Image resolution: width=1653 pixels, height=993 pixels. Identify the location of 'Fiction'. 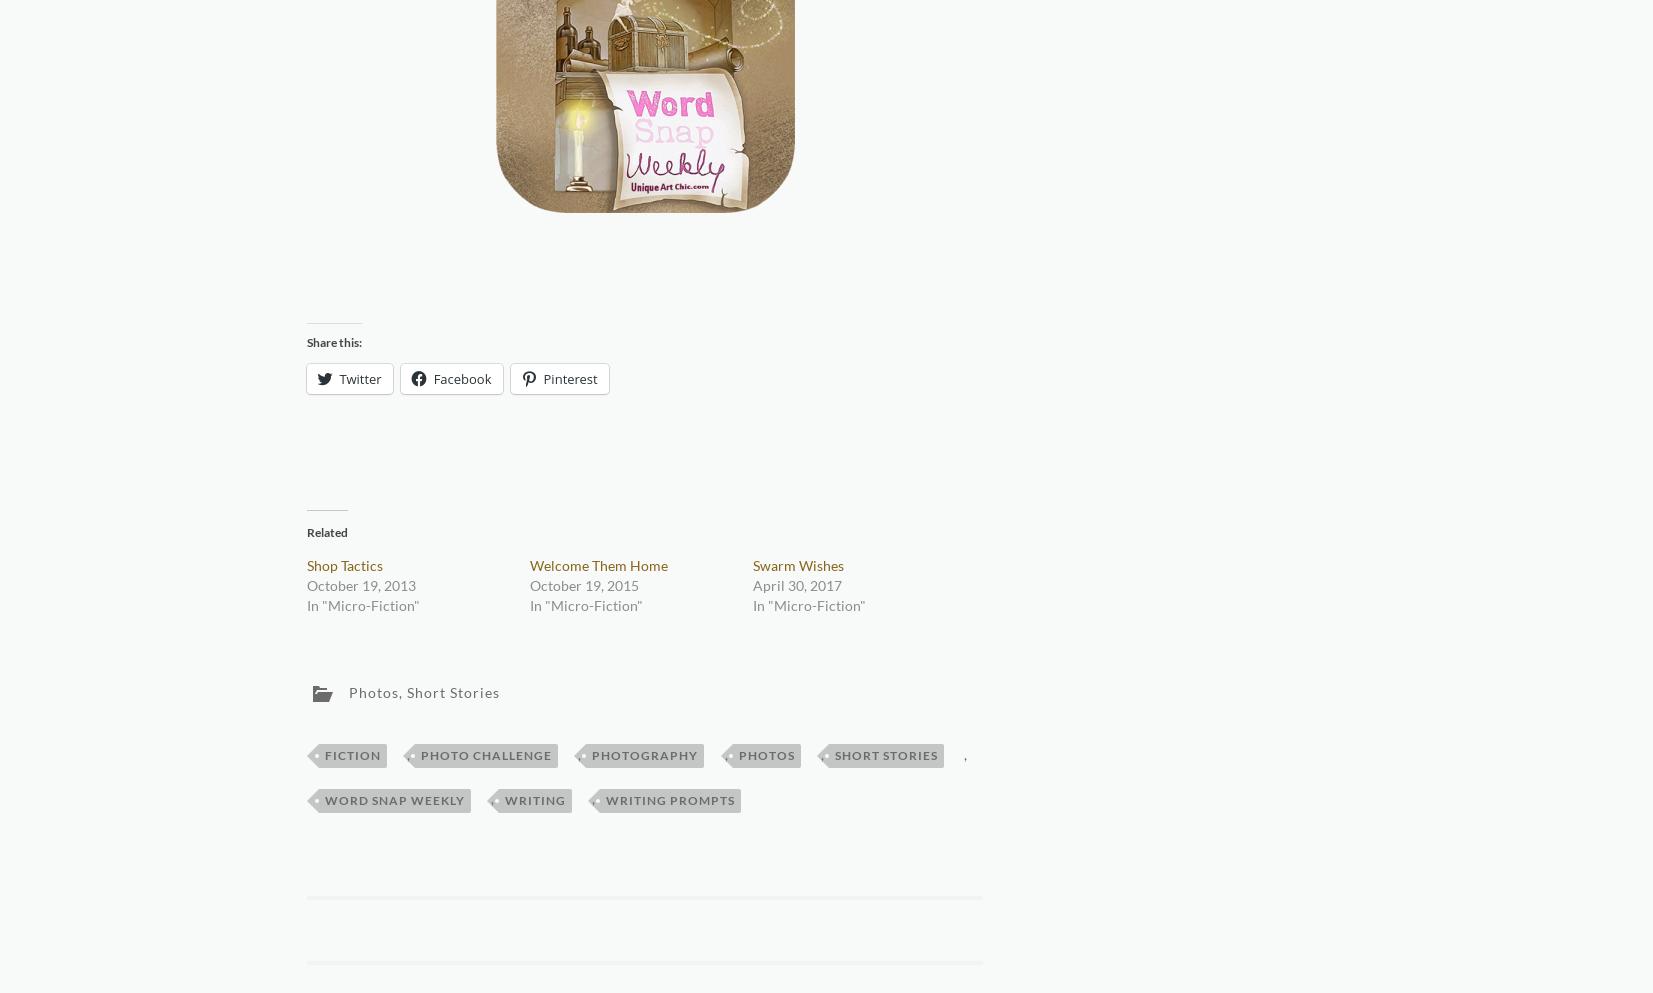
(350, 755).